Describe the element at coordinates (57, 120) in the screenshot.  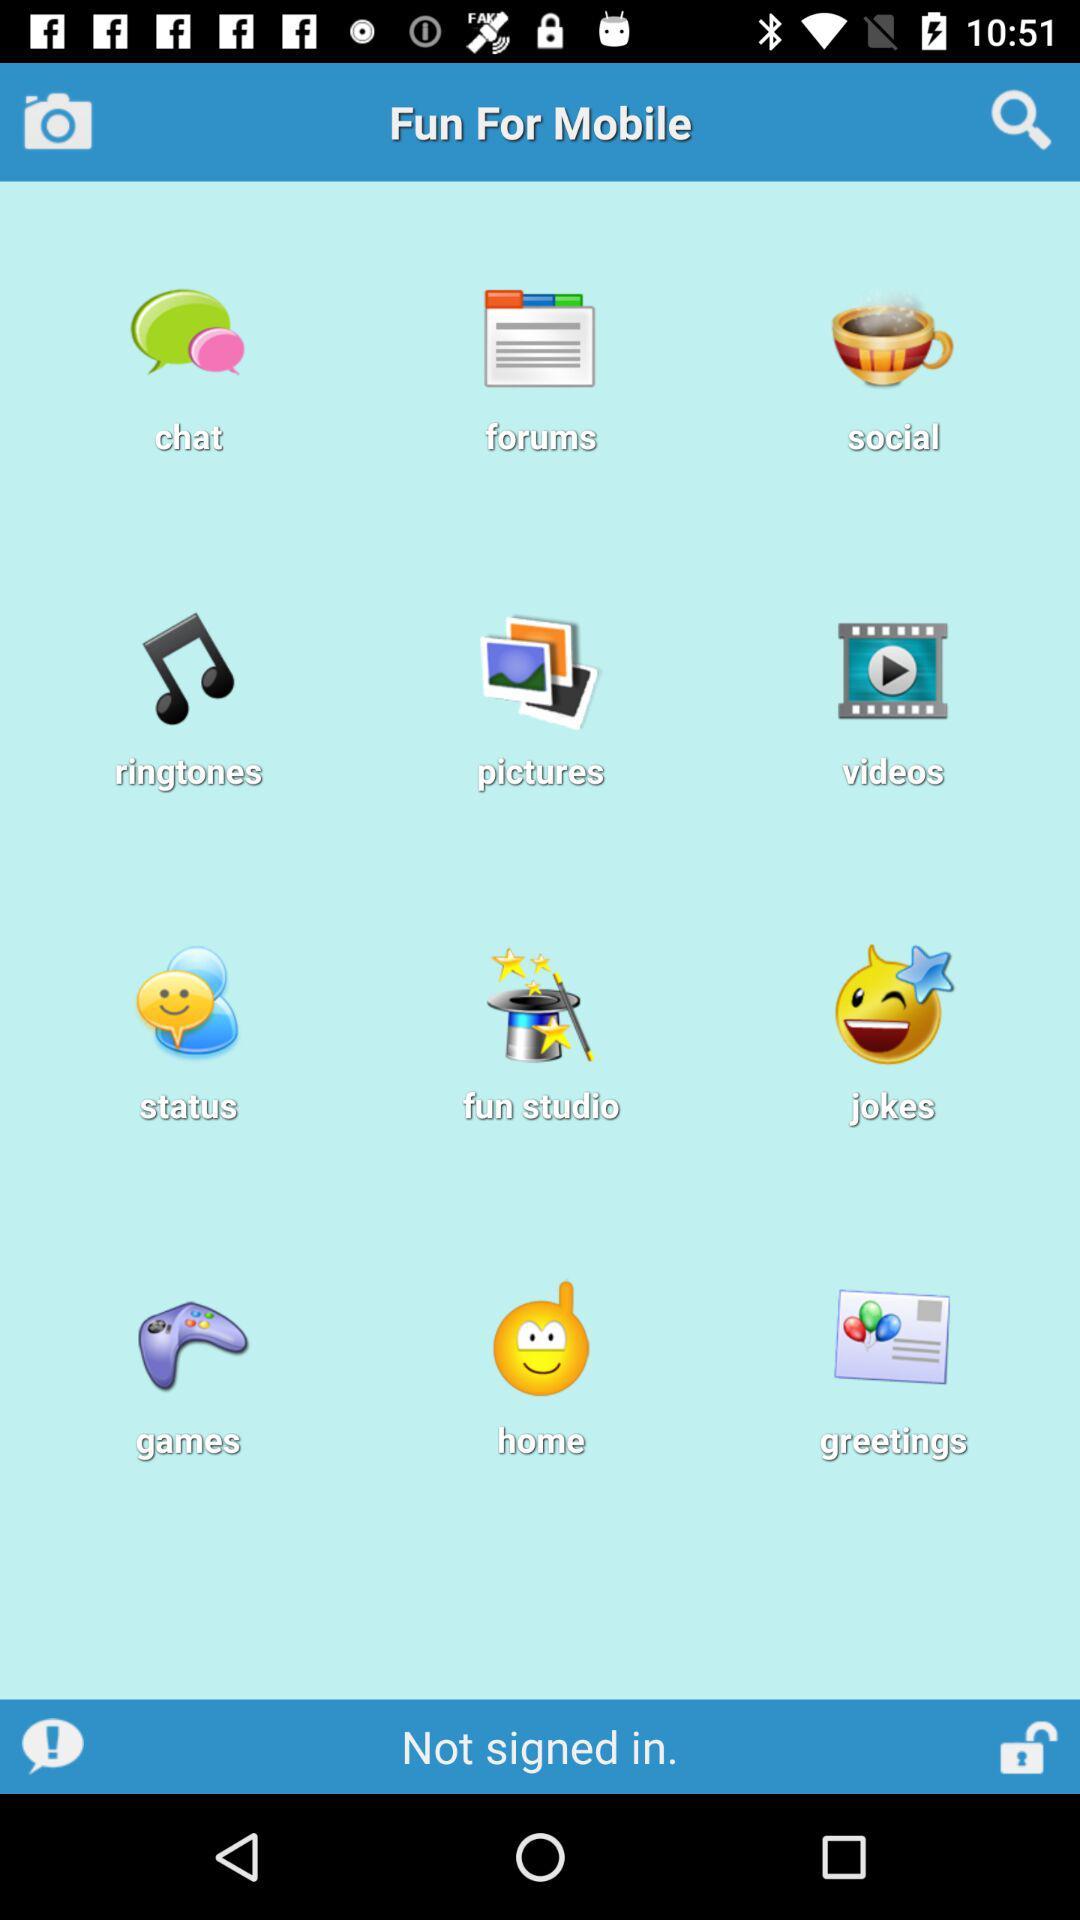
I see `a picture` at that location.